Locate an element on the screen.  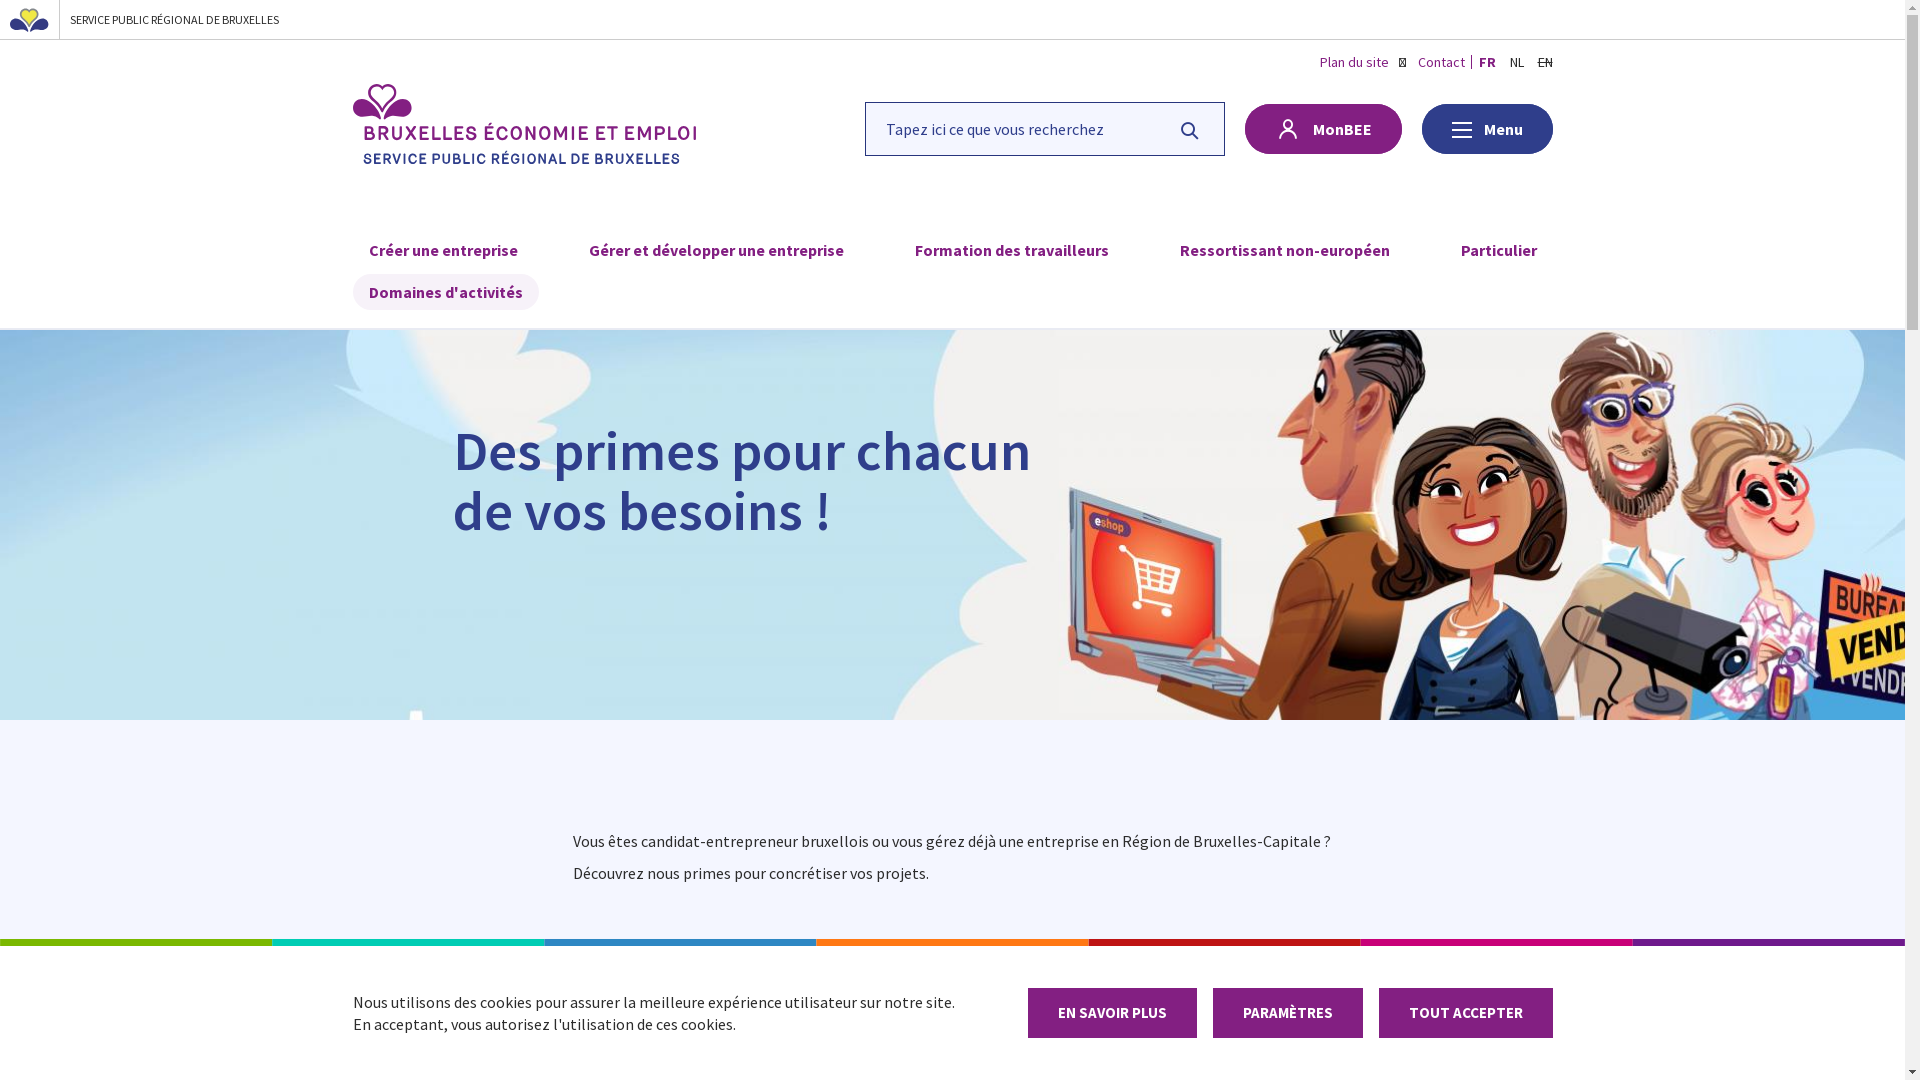
'EN SAVOIR PLUS' is located at coordinates (1111, 1013).